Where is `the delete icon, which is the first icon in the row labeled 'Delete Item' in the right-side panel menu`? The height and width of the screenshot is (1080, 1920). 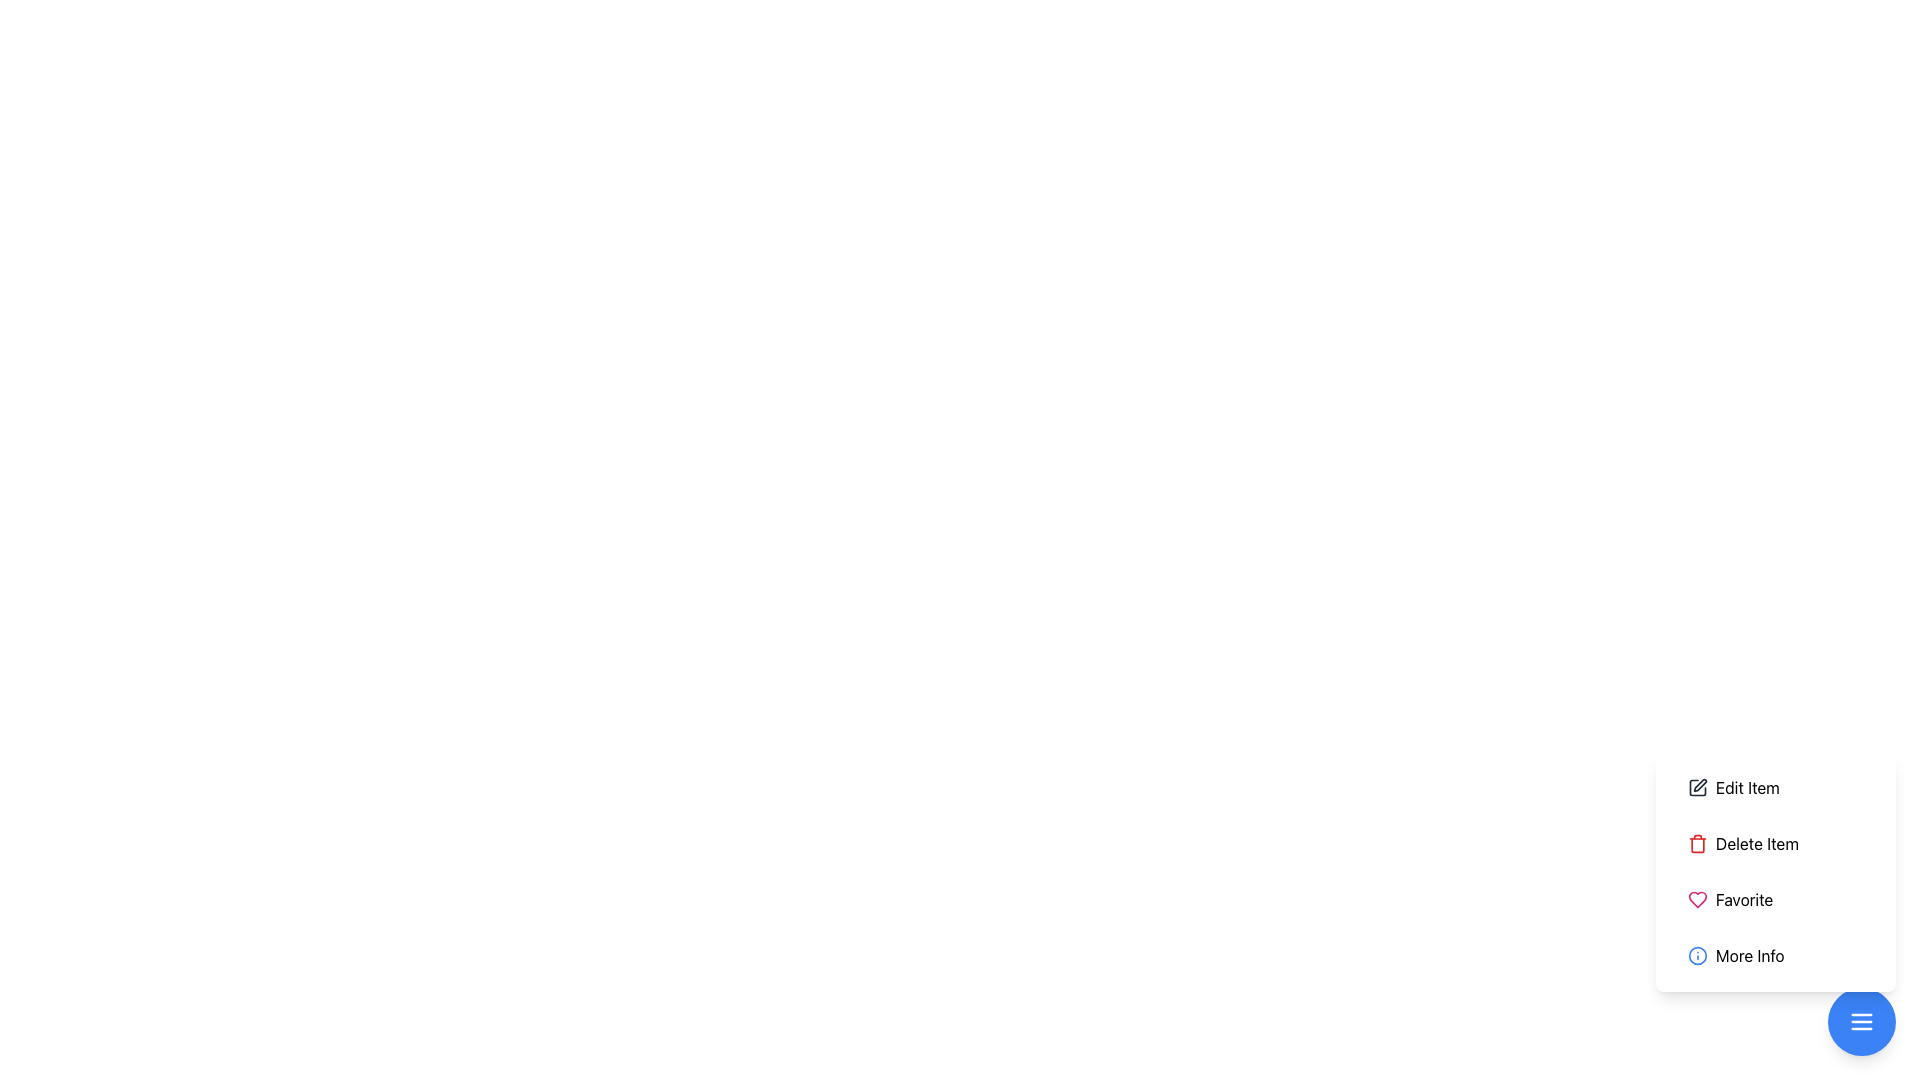 the delete icon, which is the first icon in the row labeled 'Delete Item' in the right-side panel menu is located at coordinates (1697, 844).